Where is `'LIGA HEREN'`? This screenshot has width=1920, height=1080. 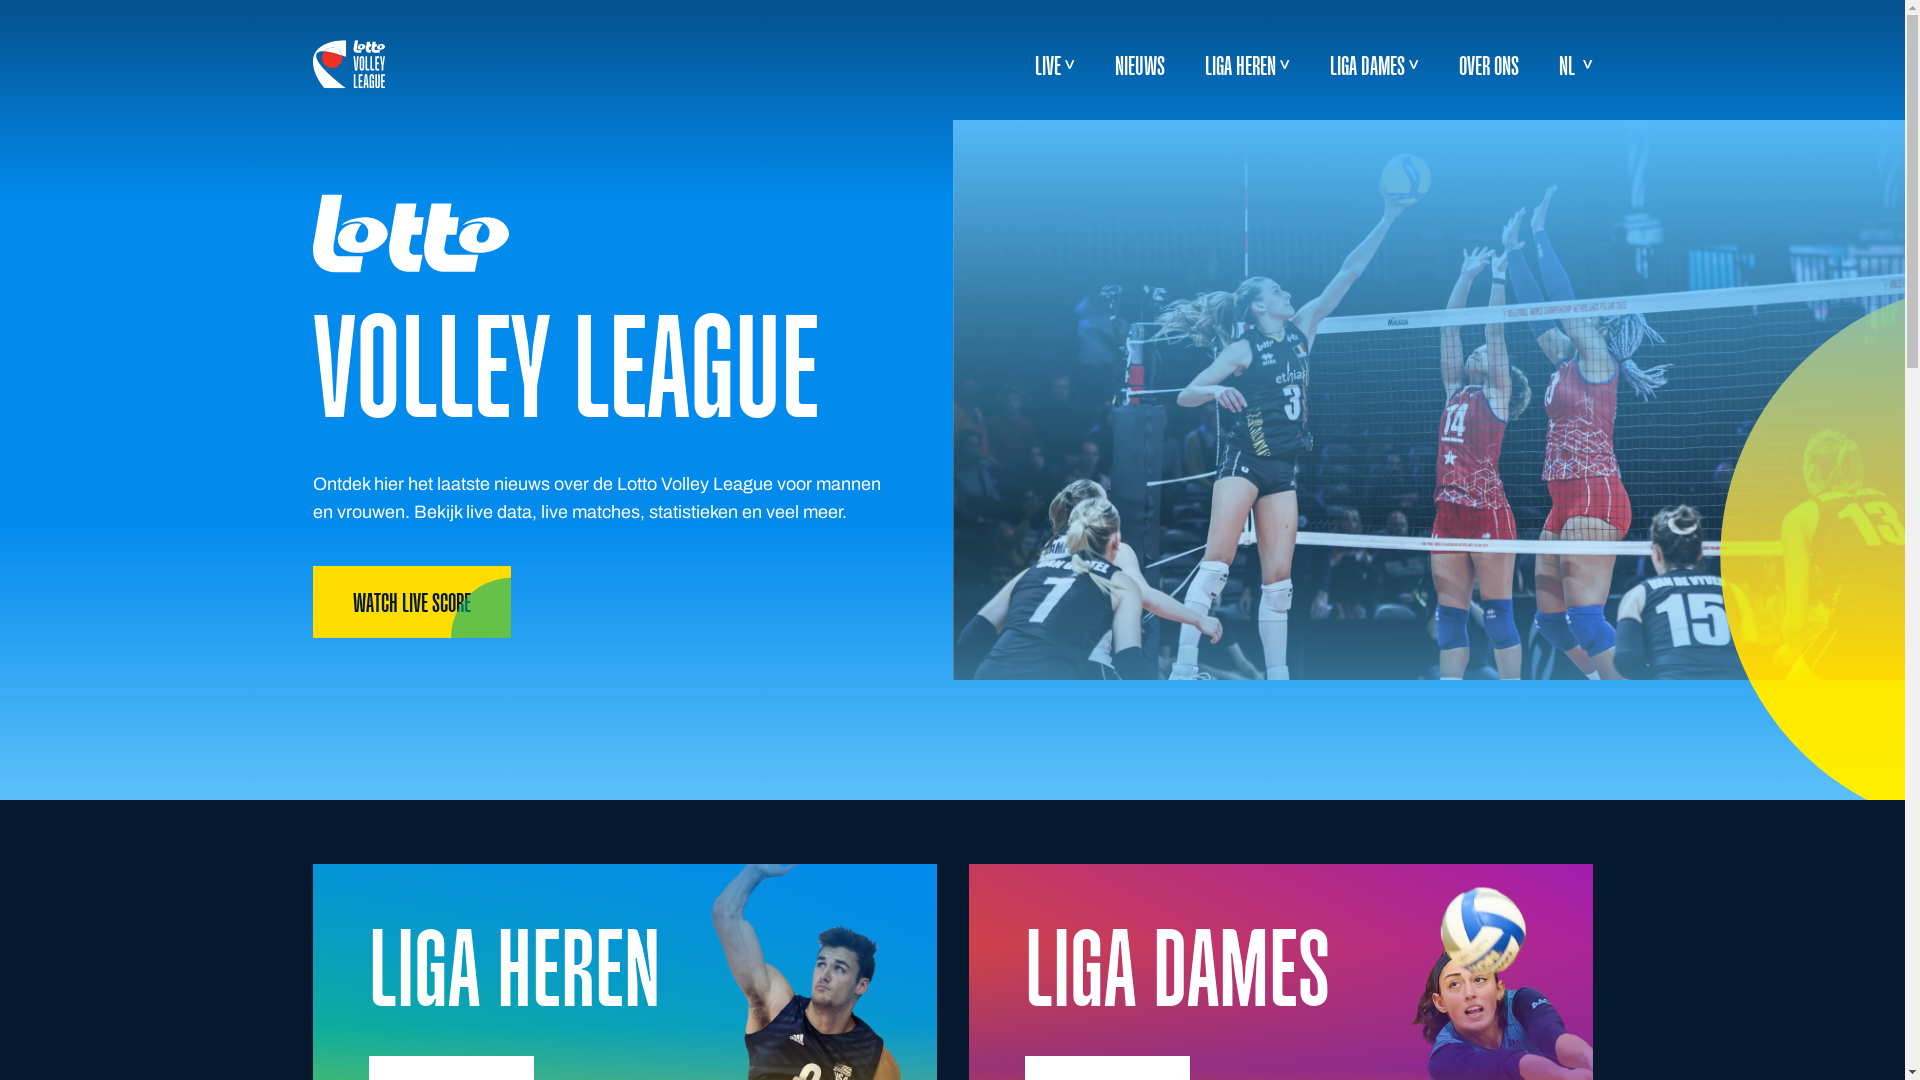
'LIGA HEREN' is located at coordinates (1203, 63).